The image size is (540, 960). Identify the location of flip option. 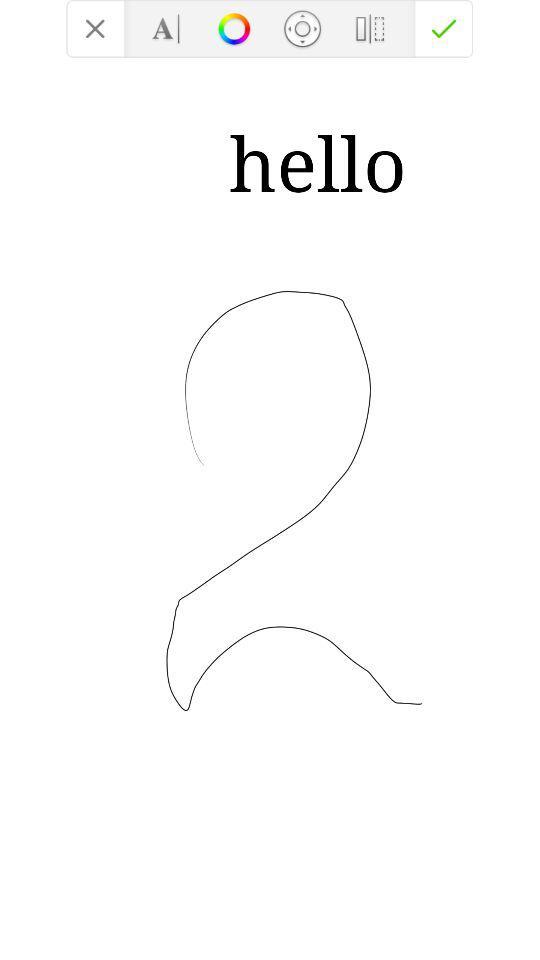
(369, 27).